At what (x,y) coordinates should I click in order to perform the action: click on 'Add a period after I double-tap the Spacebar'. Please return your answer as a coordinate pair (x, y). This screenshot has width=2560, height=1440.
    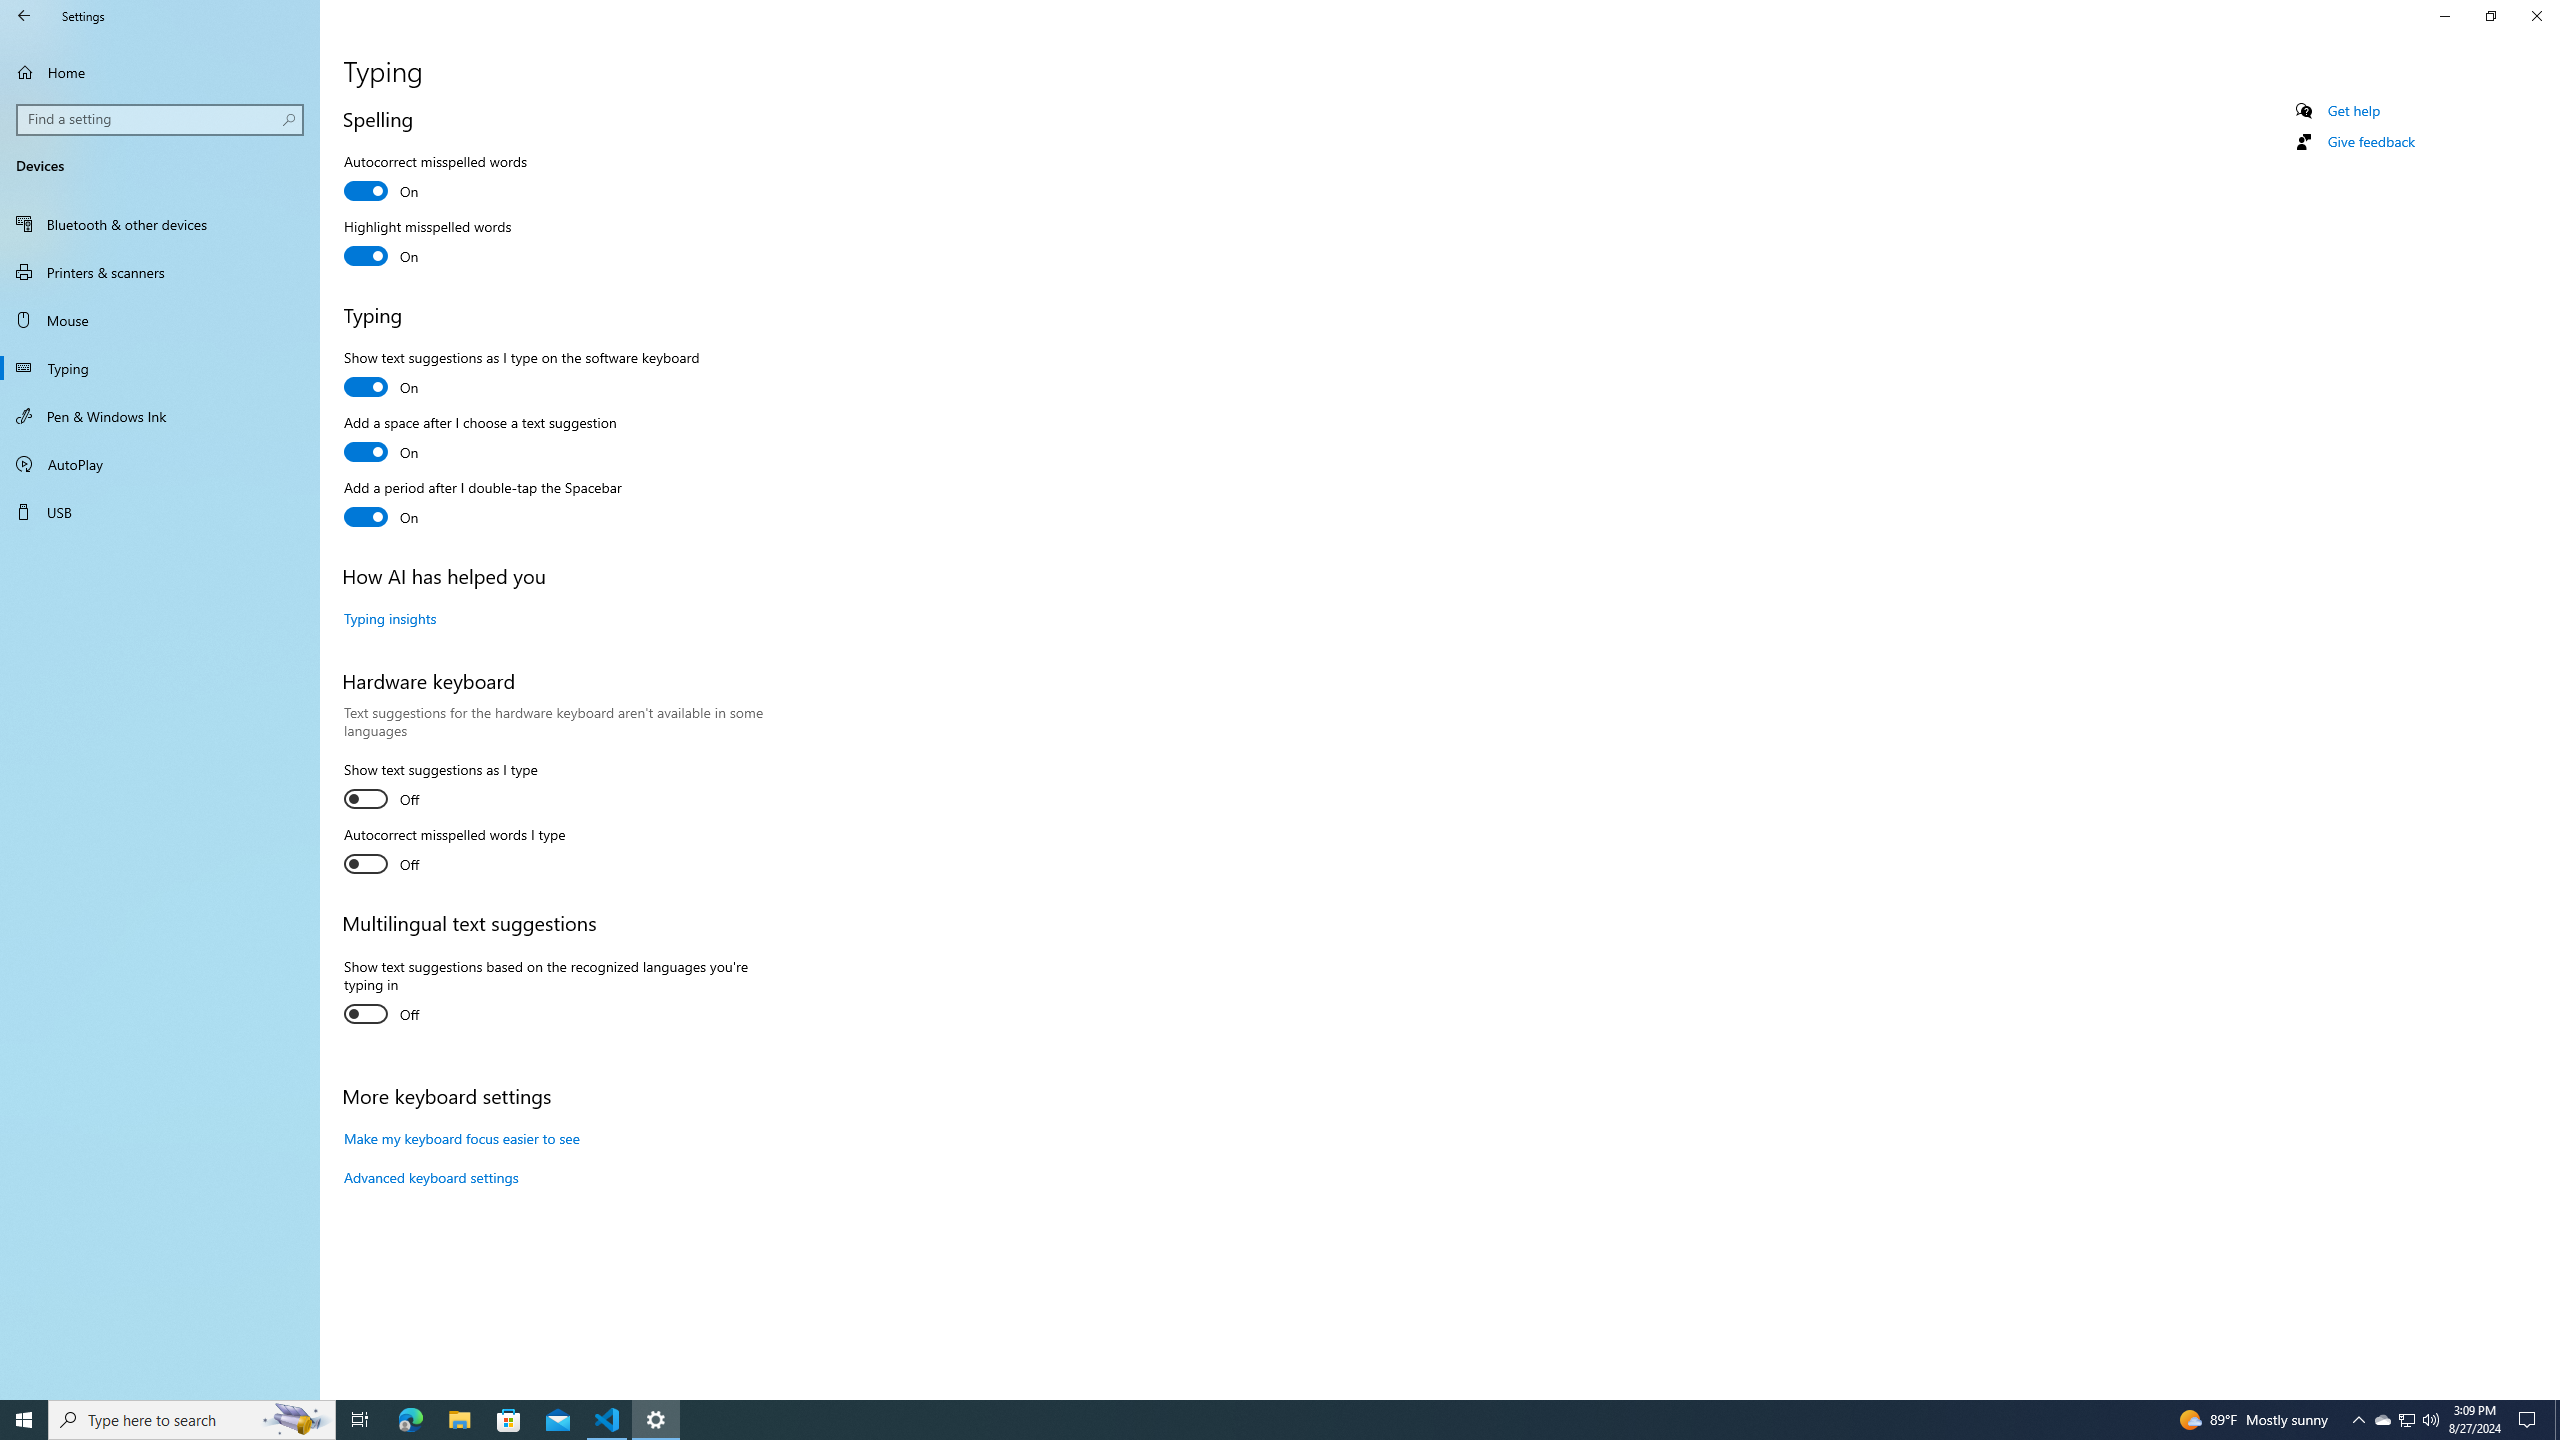
    Looking at the image, I should click on (481, 505).